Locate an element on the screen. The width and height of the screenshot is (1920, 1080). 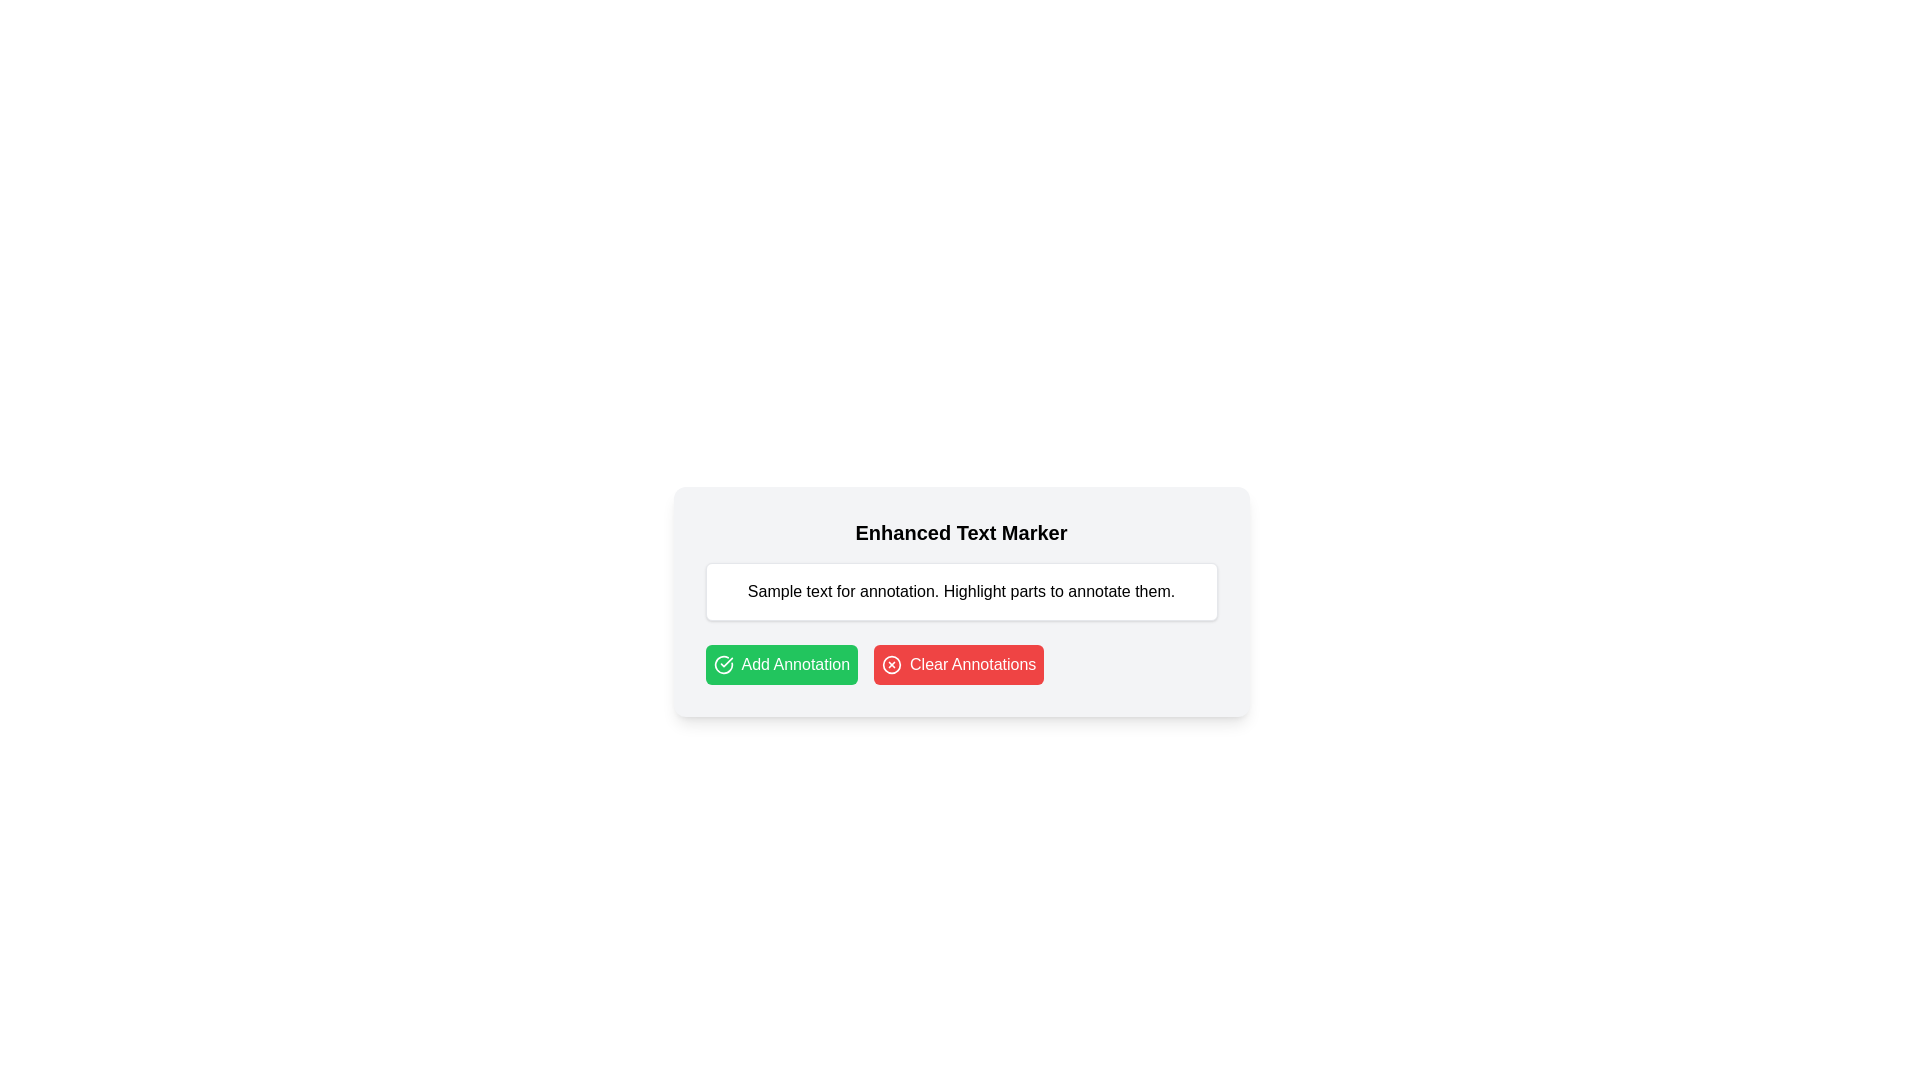
the letter 'g' in the highlighted word 'Highlight' within the text 'Sample text for annotation. Highlight parts to annotate them.' is located at coordinates (963, 590).